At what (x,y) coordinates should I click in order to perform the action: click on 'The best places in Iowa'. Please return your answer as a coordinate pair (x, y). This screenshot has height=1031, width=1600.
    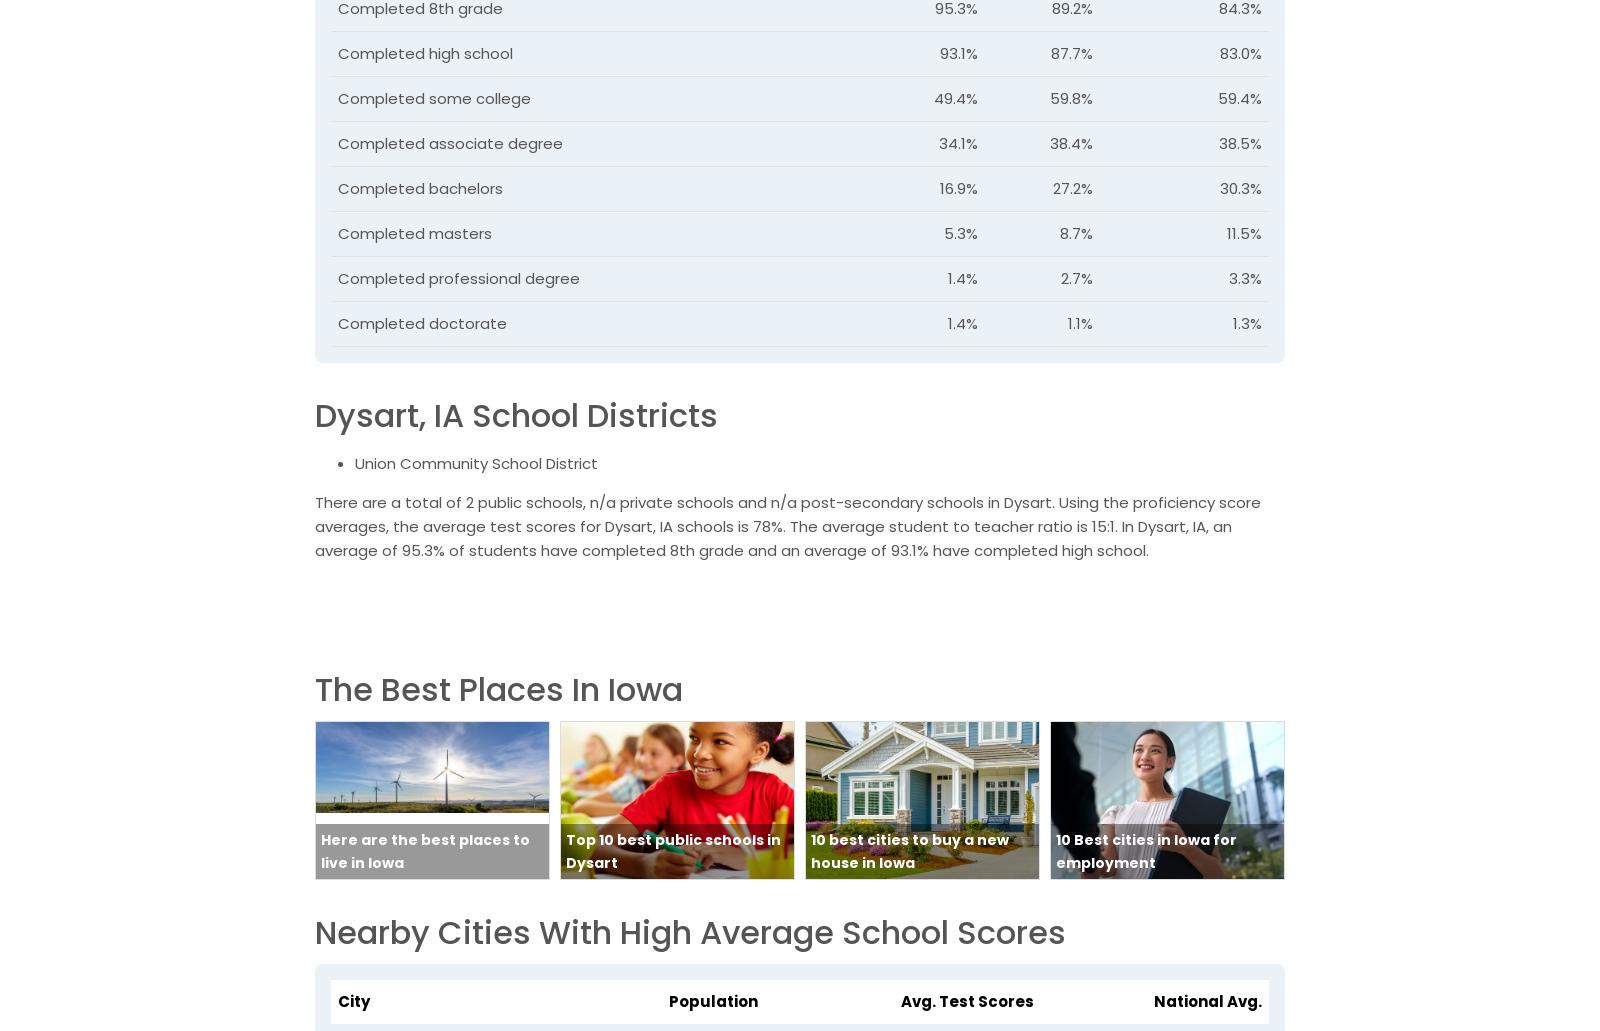
    Looking at the image, I should click on (498, 688).